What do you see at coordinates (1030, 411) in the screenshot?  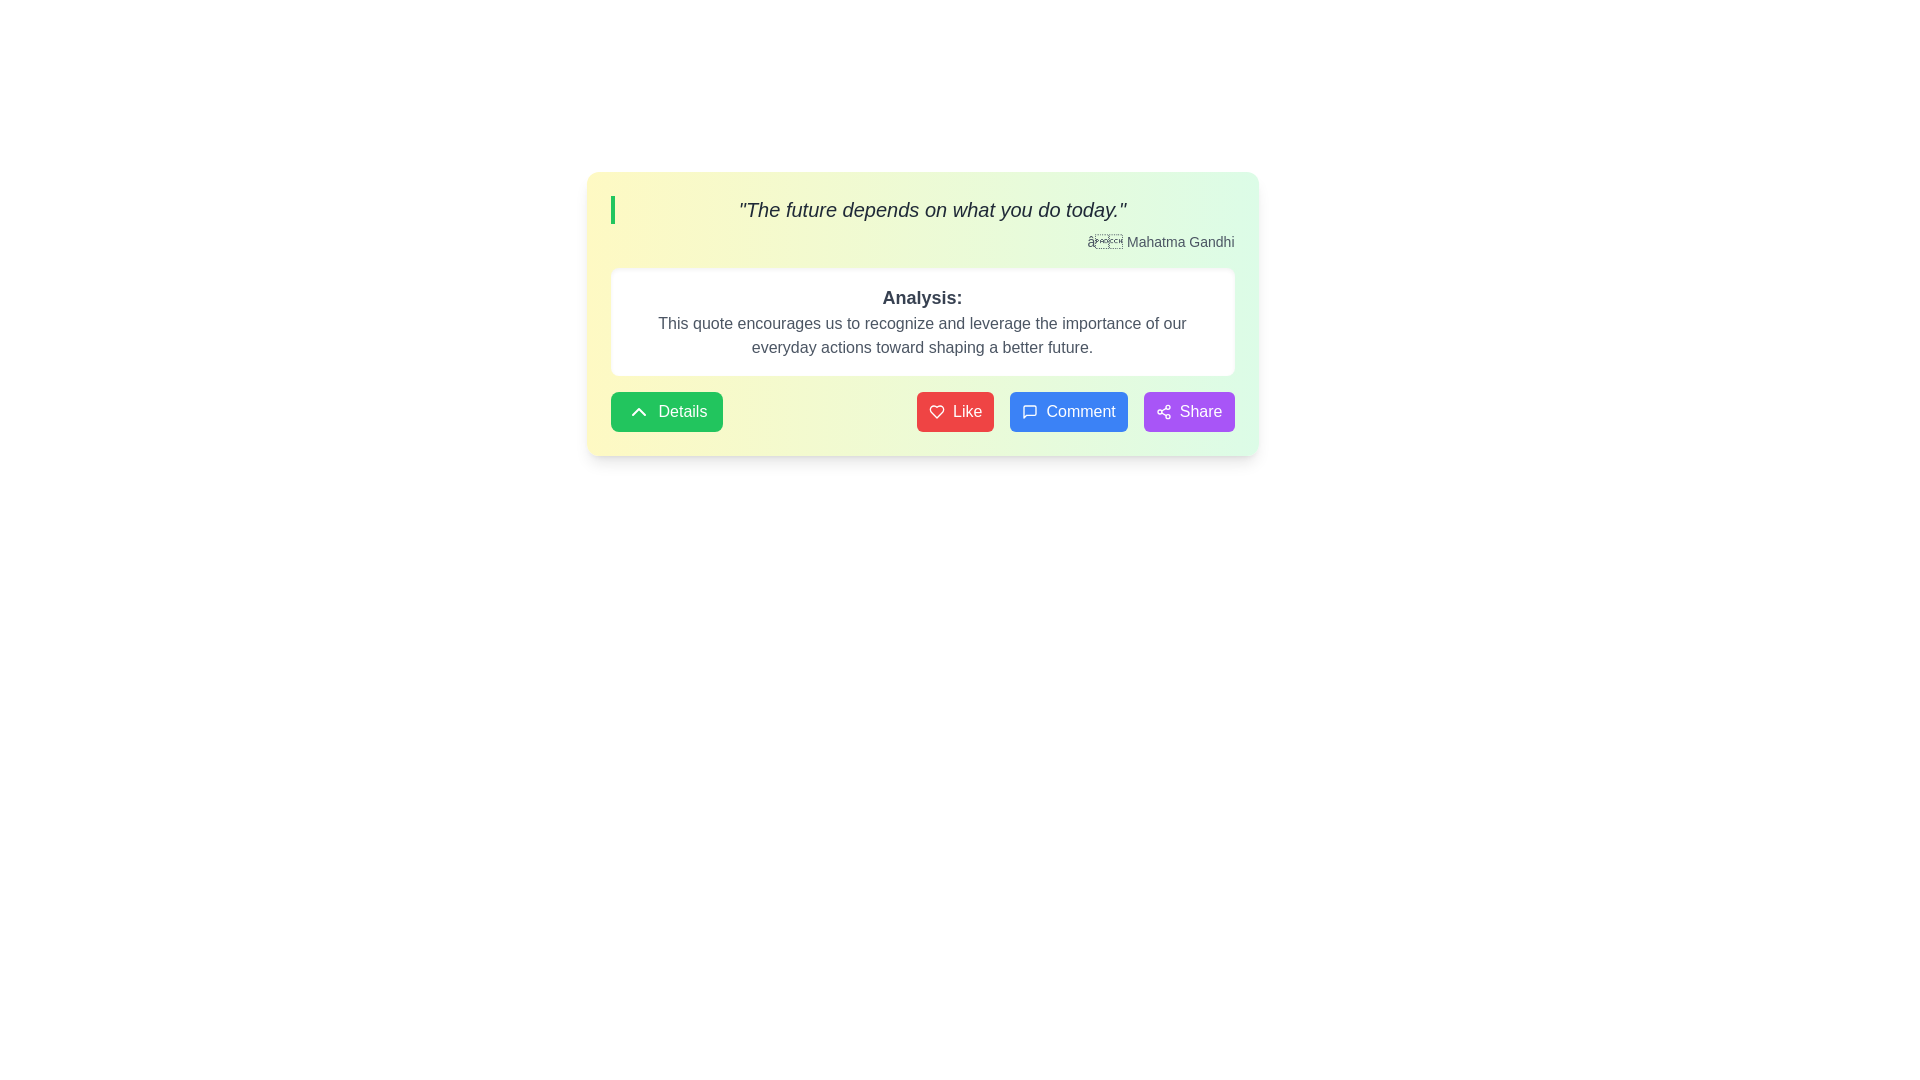 I see `the speech bubble icon located at the bottom-right of the card containing a quote and its analysis, which is the first icon in a group adjacent to 'Details' and 'Like' buttons` at bounding box center [1030, 411].